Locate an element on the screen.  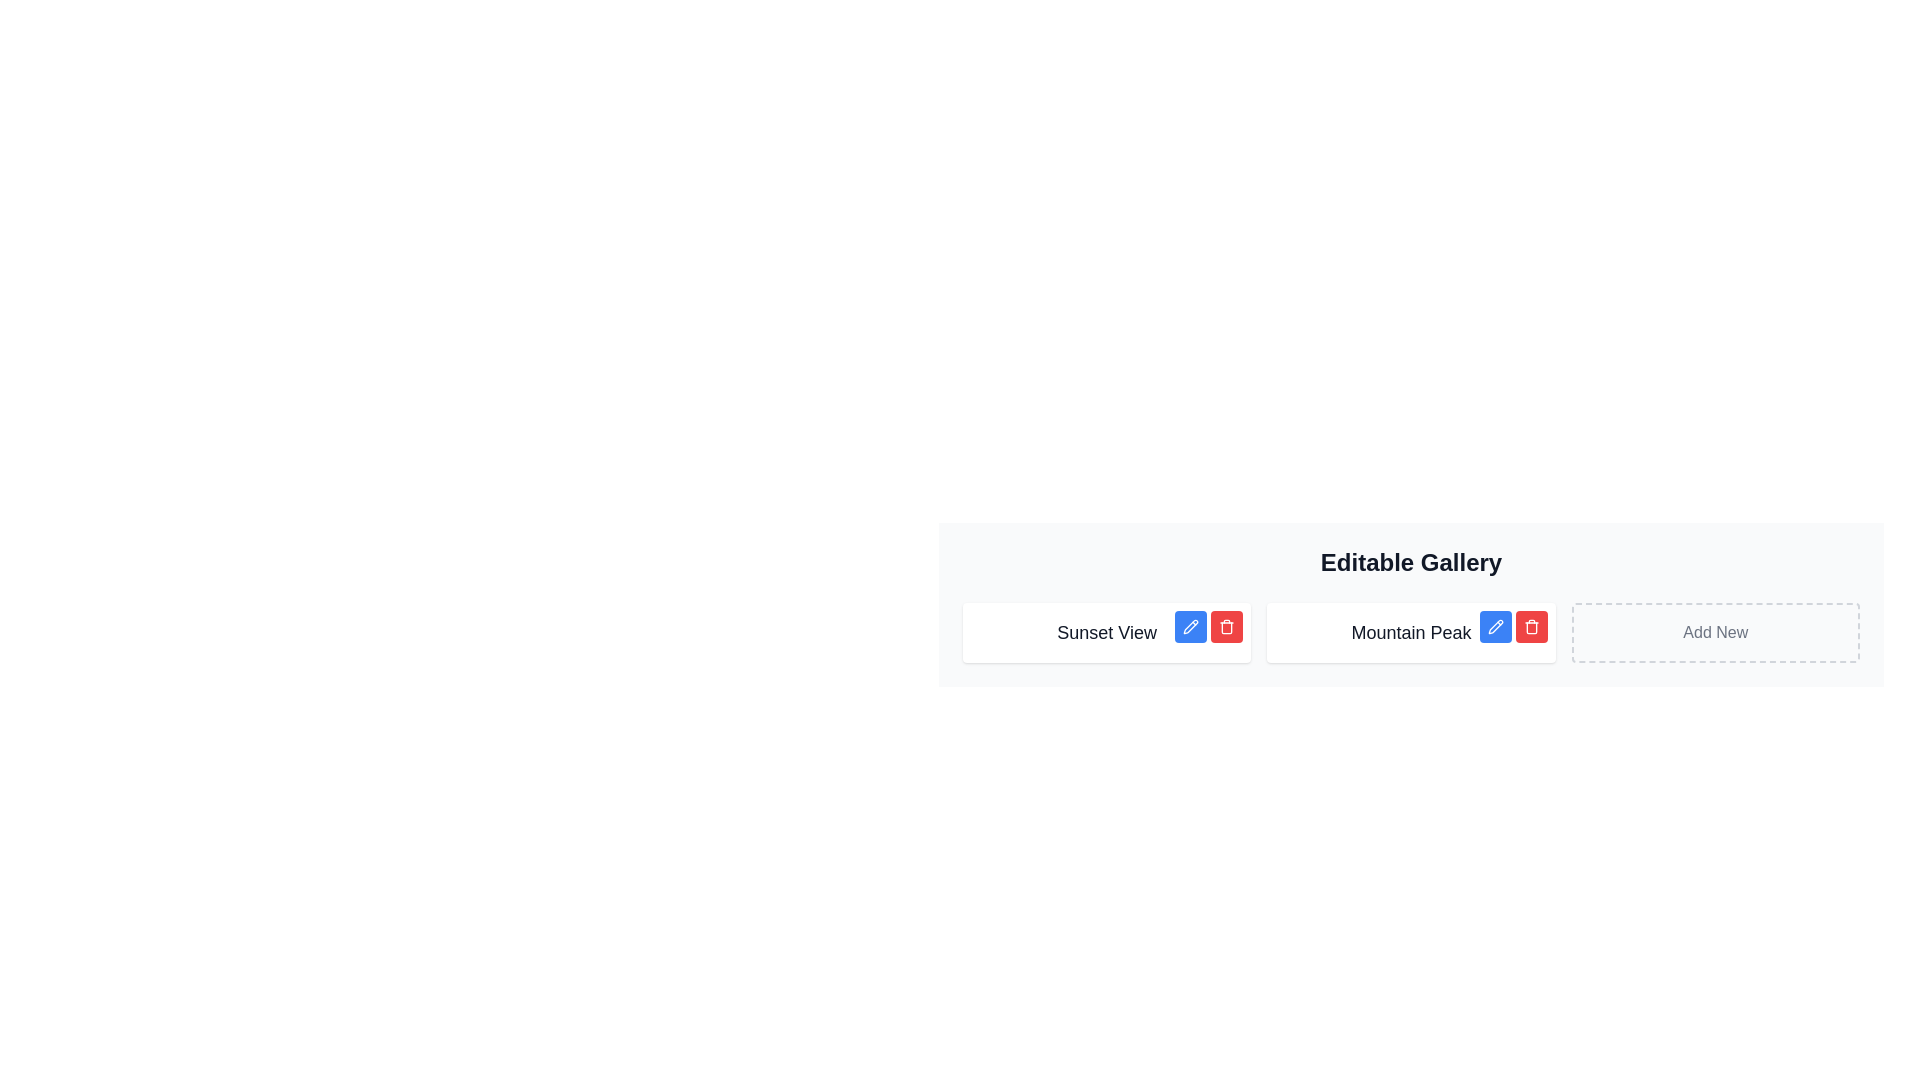
the interactive button located at the far right of a three-column grid is located at coordinates (1714, 632).